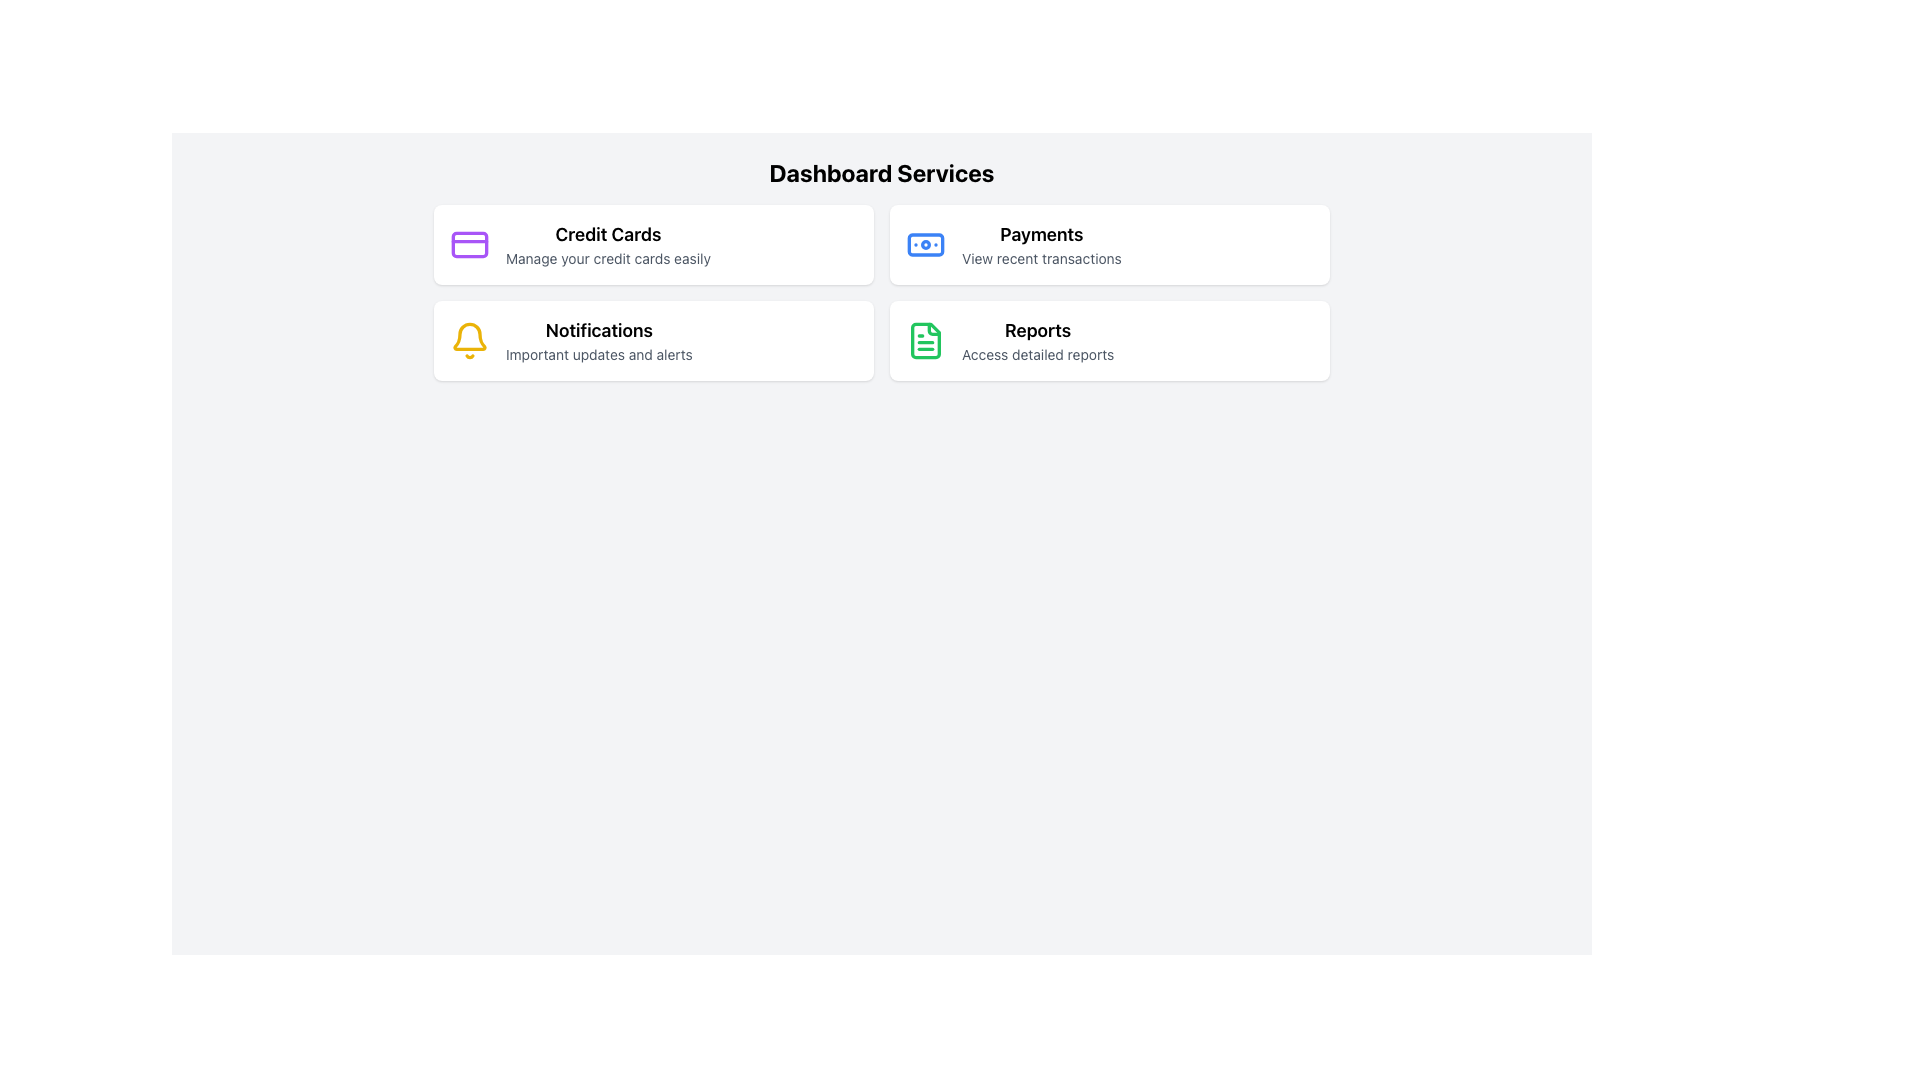  What do you see at coordinates (1040, 244) in the screenshot?
I see `details from the Text Label Group that guides users to access payment-related features or transaction history, located in the upper-right quadrant of the interface` at bounding box center [1040, 244].